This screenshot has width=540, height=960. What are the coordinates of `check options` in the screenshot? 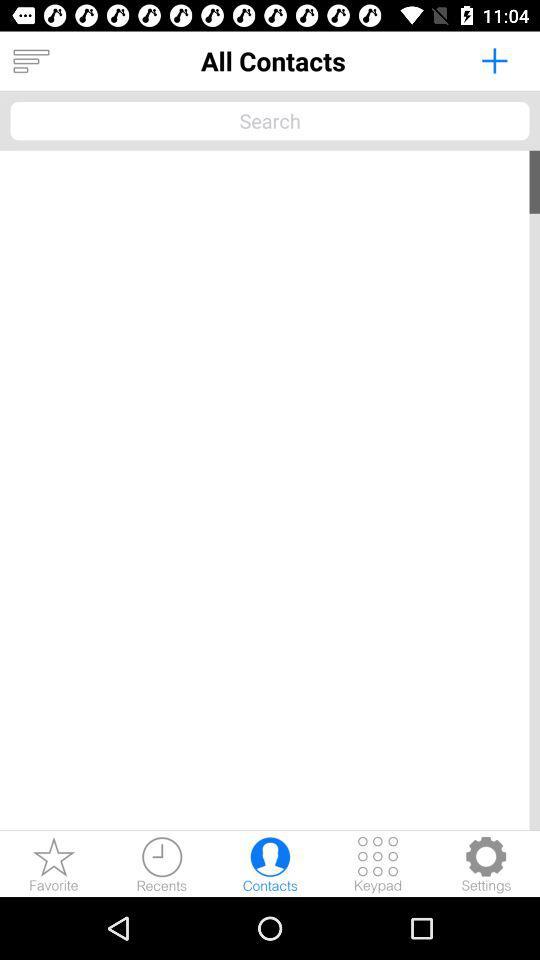 It's located at (485, 863).